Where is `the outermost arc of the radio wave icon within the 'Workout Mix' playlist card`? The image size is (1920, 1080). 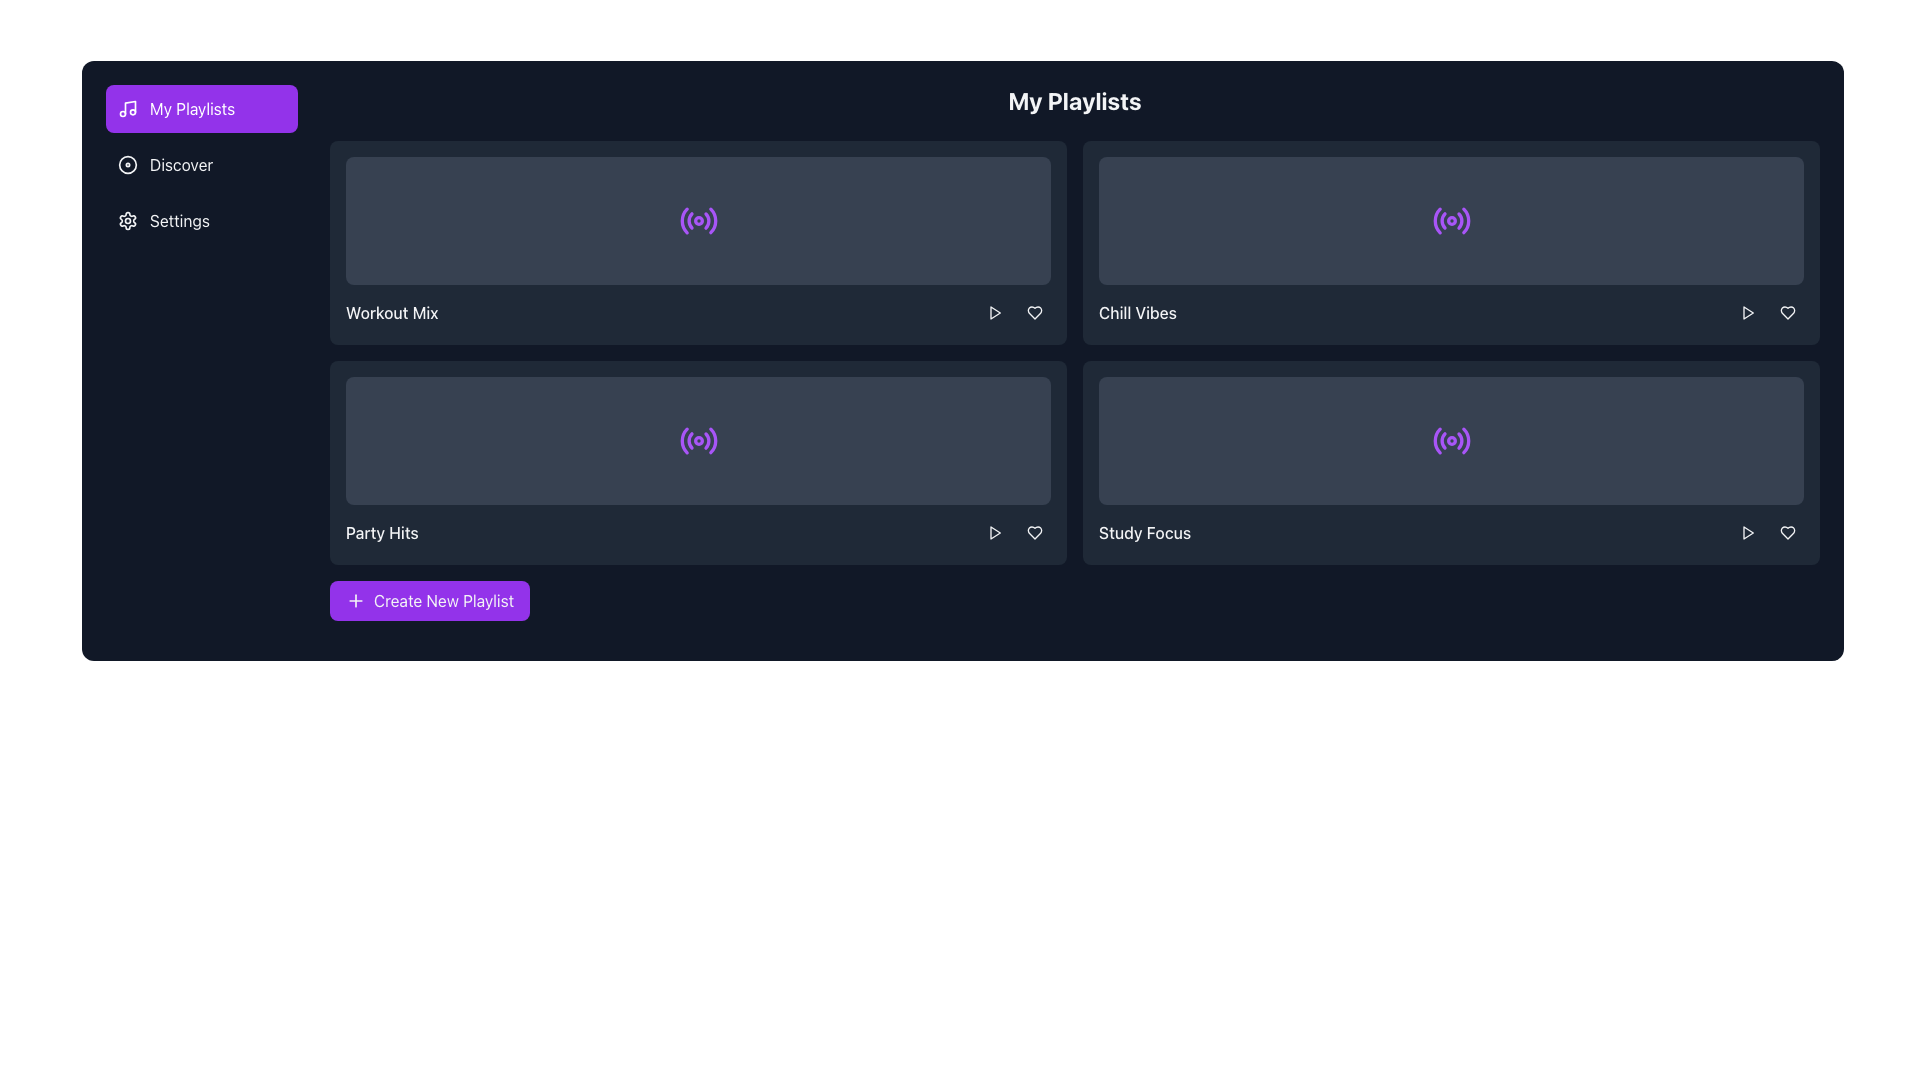
the outermost arc of the radio wave icon within the 'Workout Mix' playlist card is located at coordinates (712, 220).